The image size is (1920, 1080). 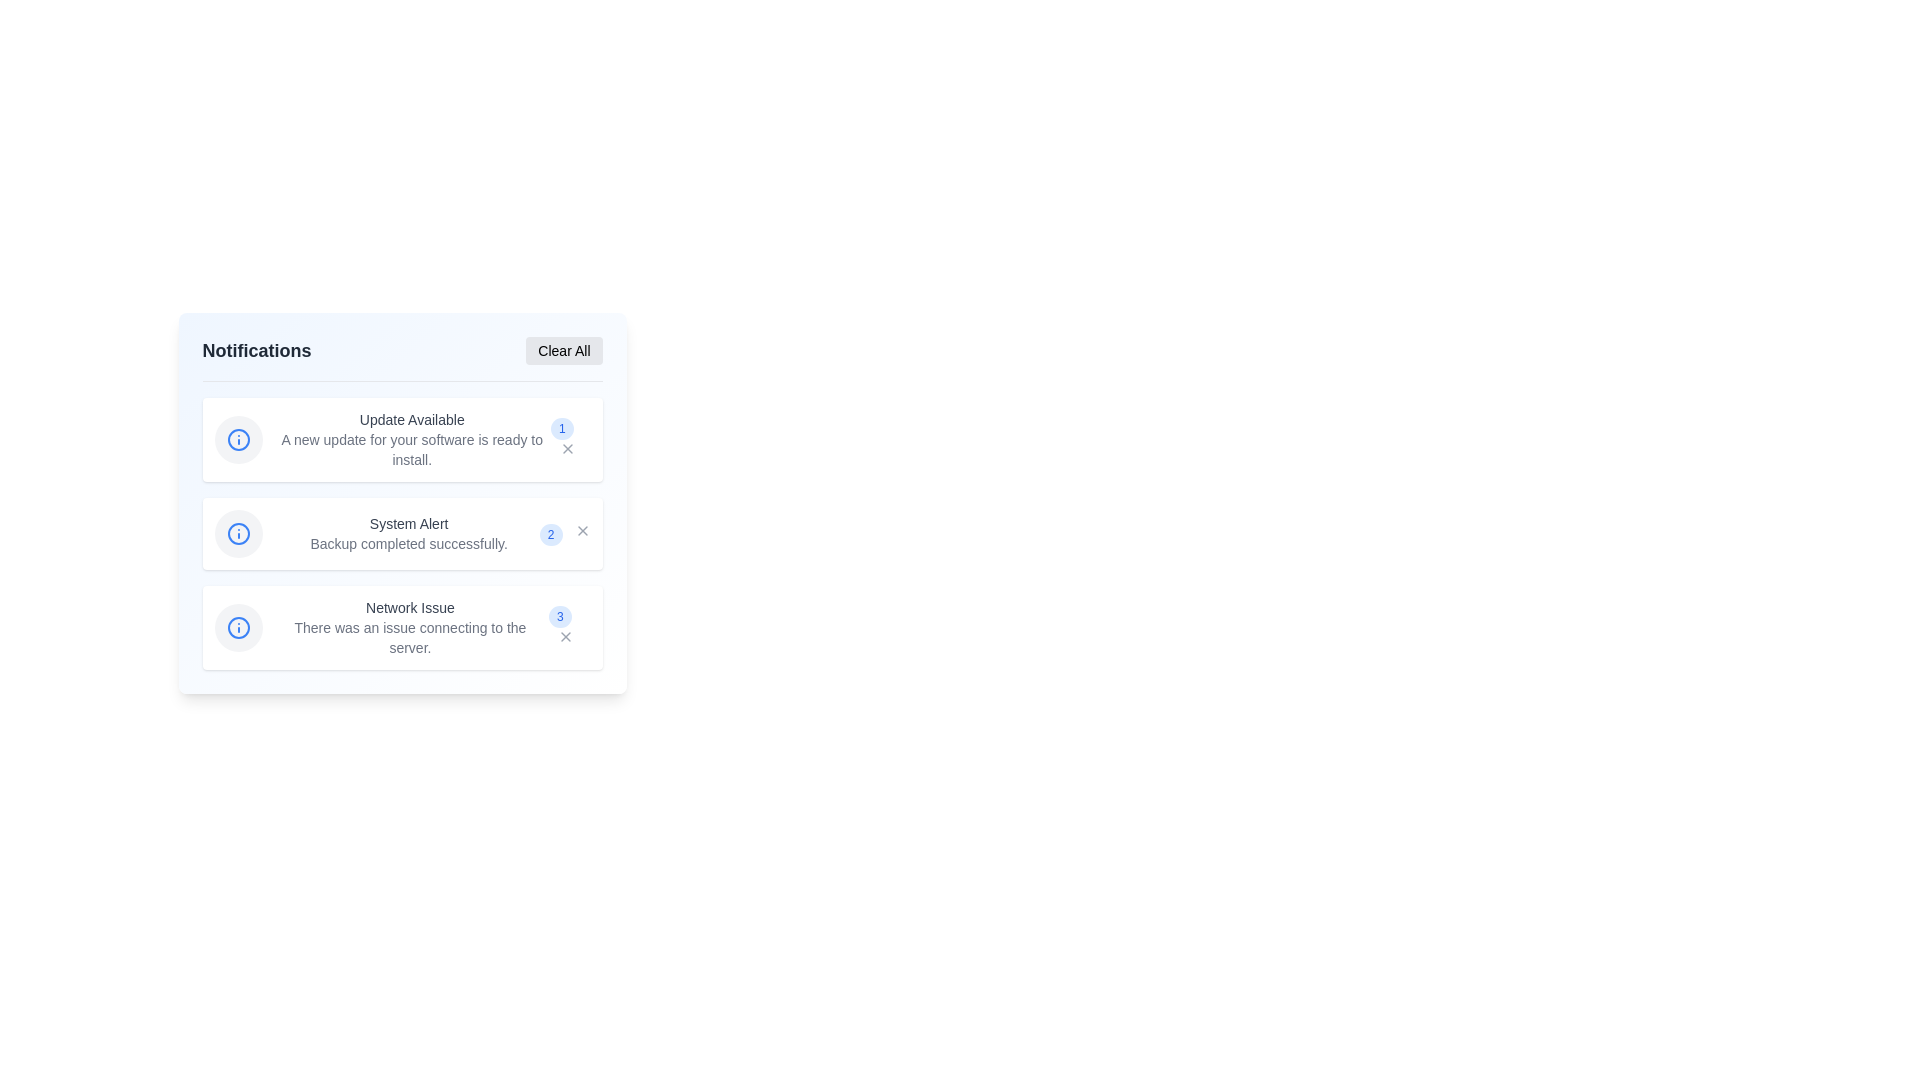 I want to click on the Text Label indicating that the system backup task has been successfully completed, located in the 'System Alert' notification card as the second line of text, so click(x=408, y=543).